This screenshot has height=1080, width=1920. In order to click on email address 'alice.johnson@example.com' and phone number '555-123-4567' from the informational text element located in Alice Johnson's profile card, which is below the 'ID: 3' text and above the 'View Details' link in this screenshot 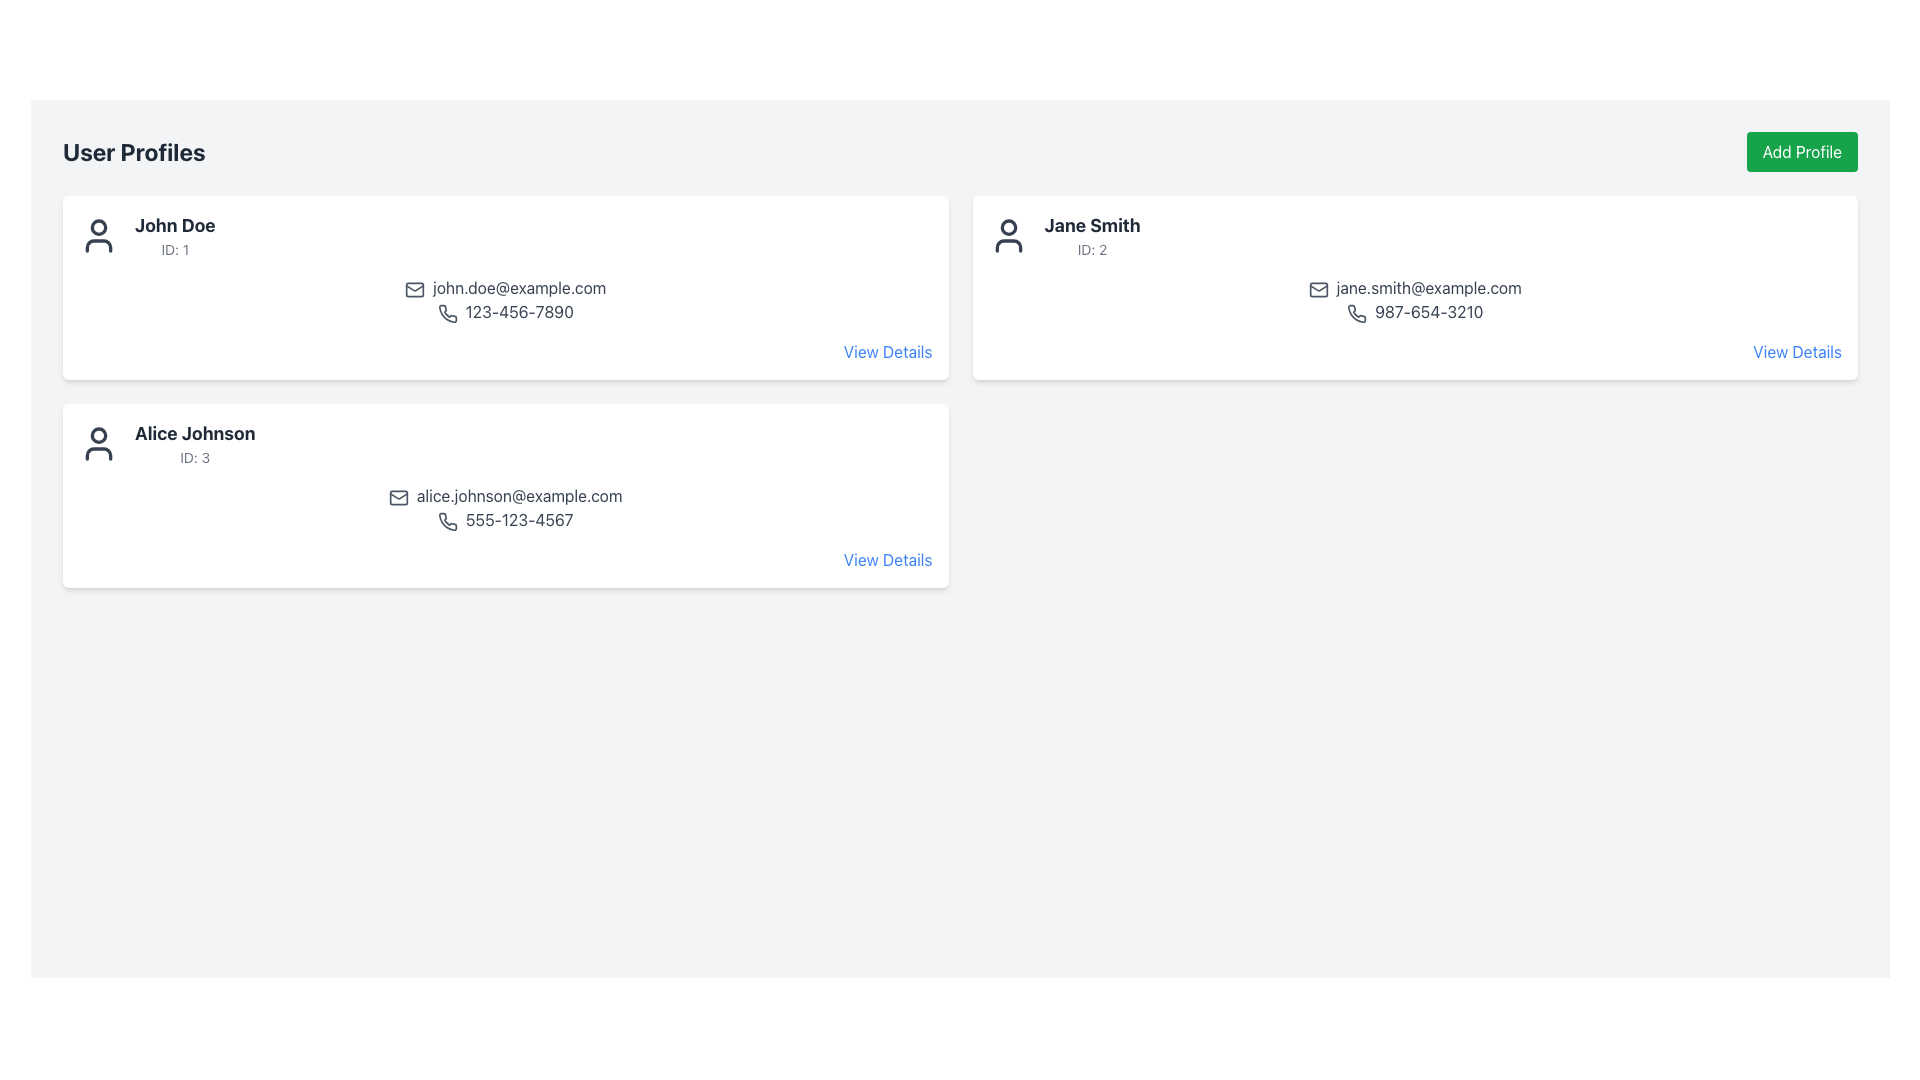, I will do `click(505, 507)`.